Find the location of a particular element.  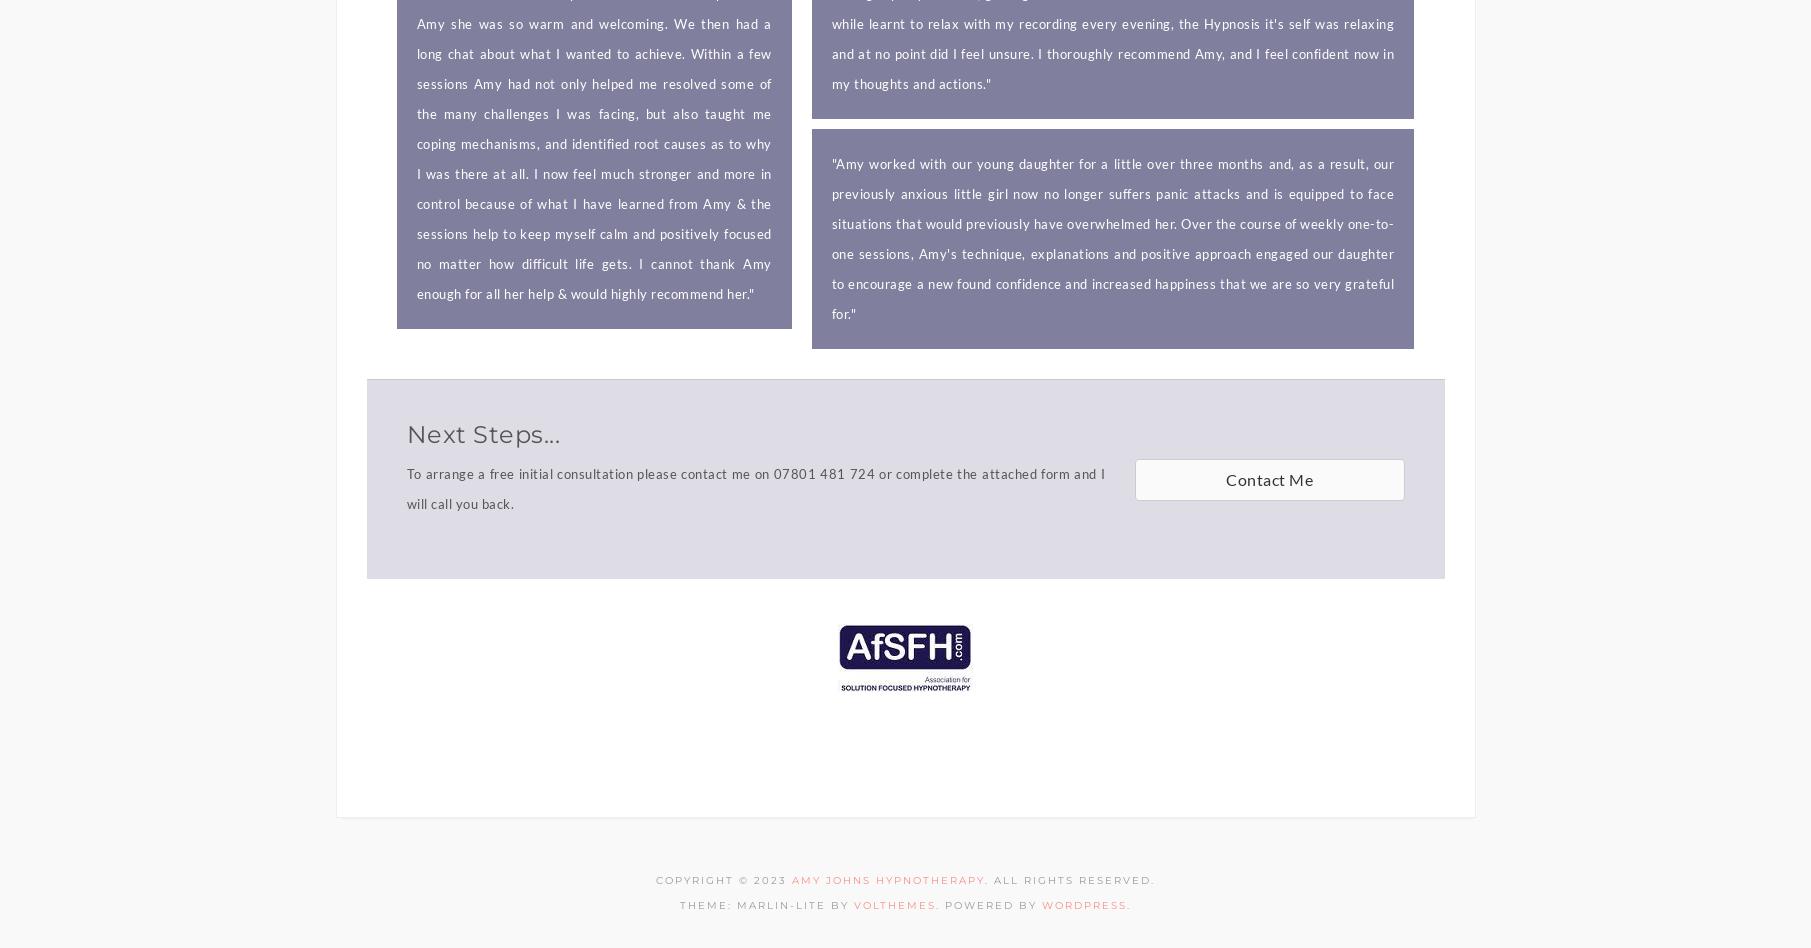

'. All rights reserved.' is located at coordinates (1069, 879).